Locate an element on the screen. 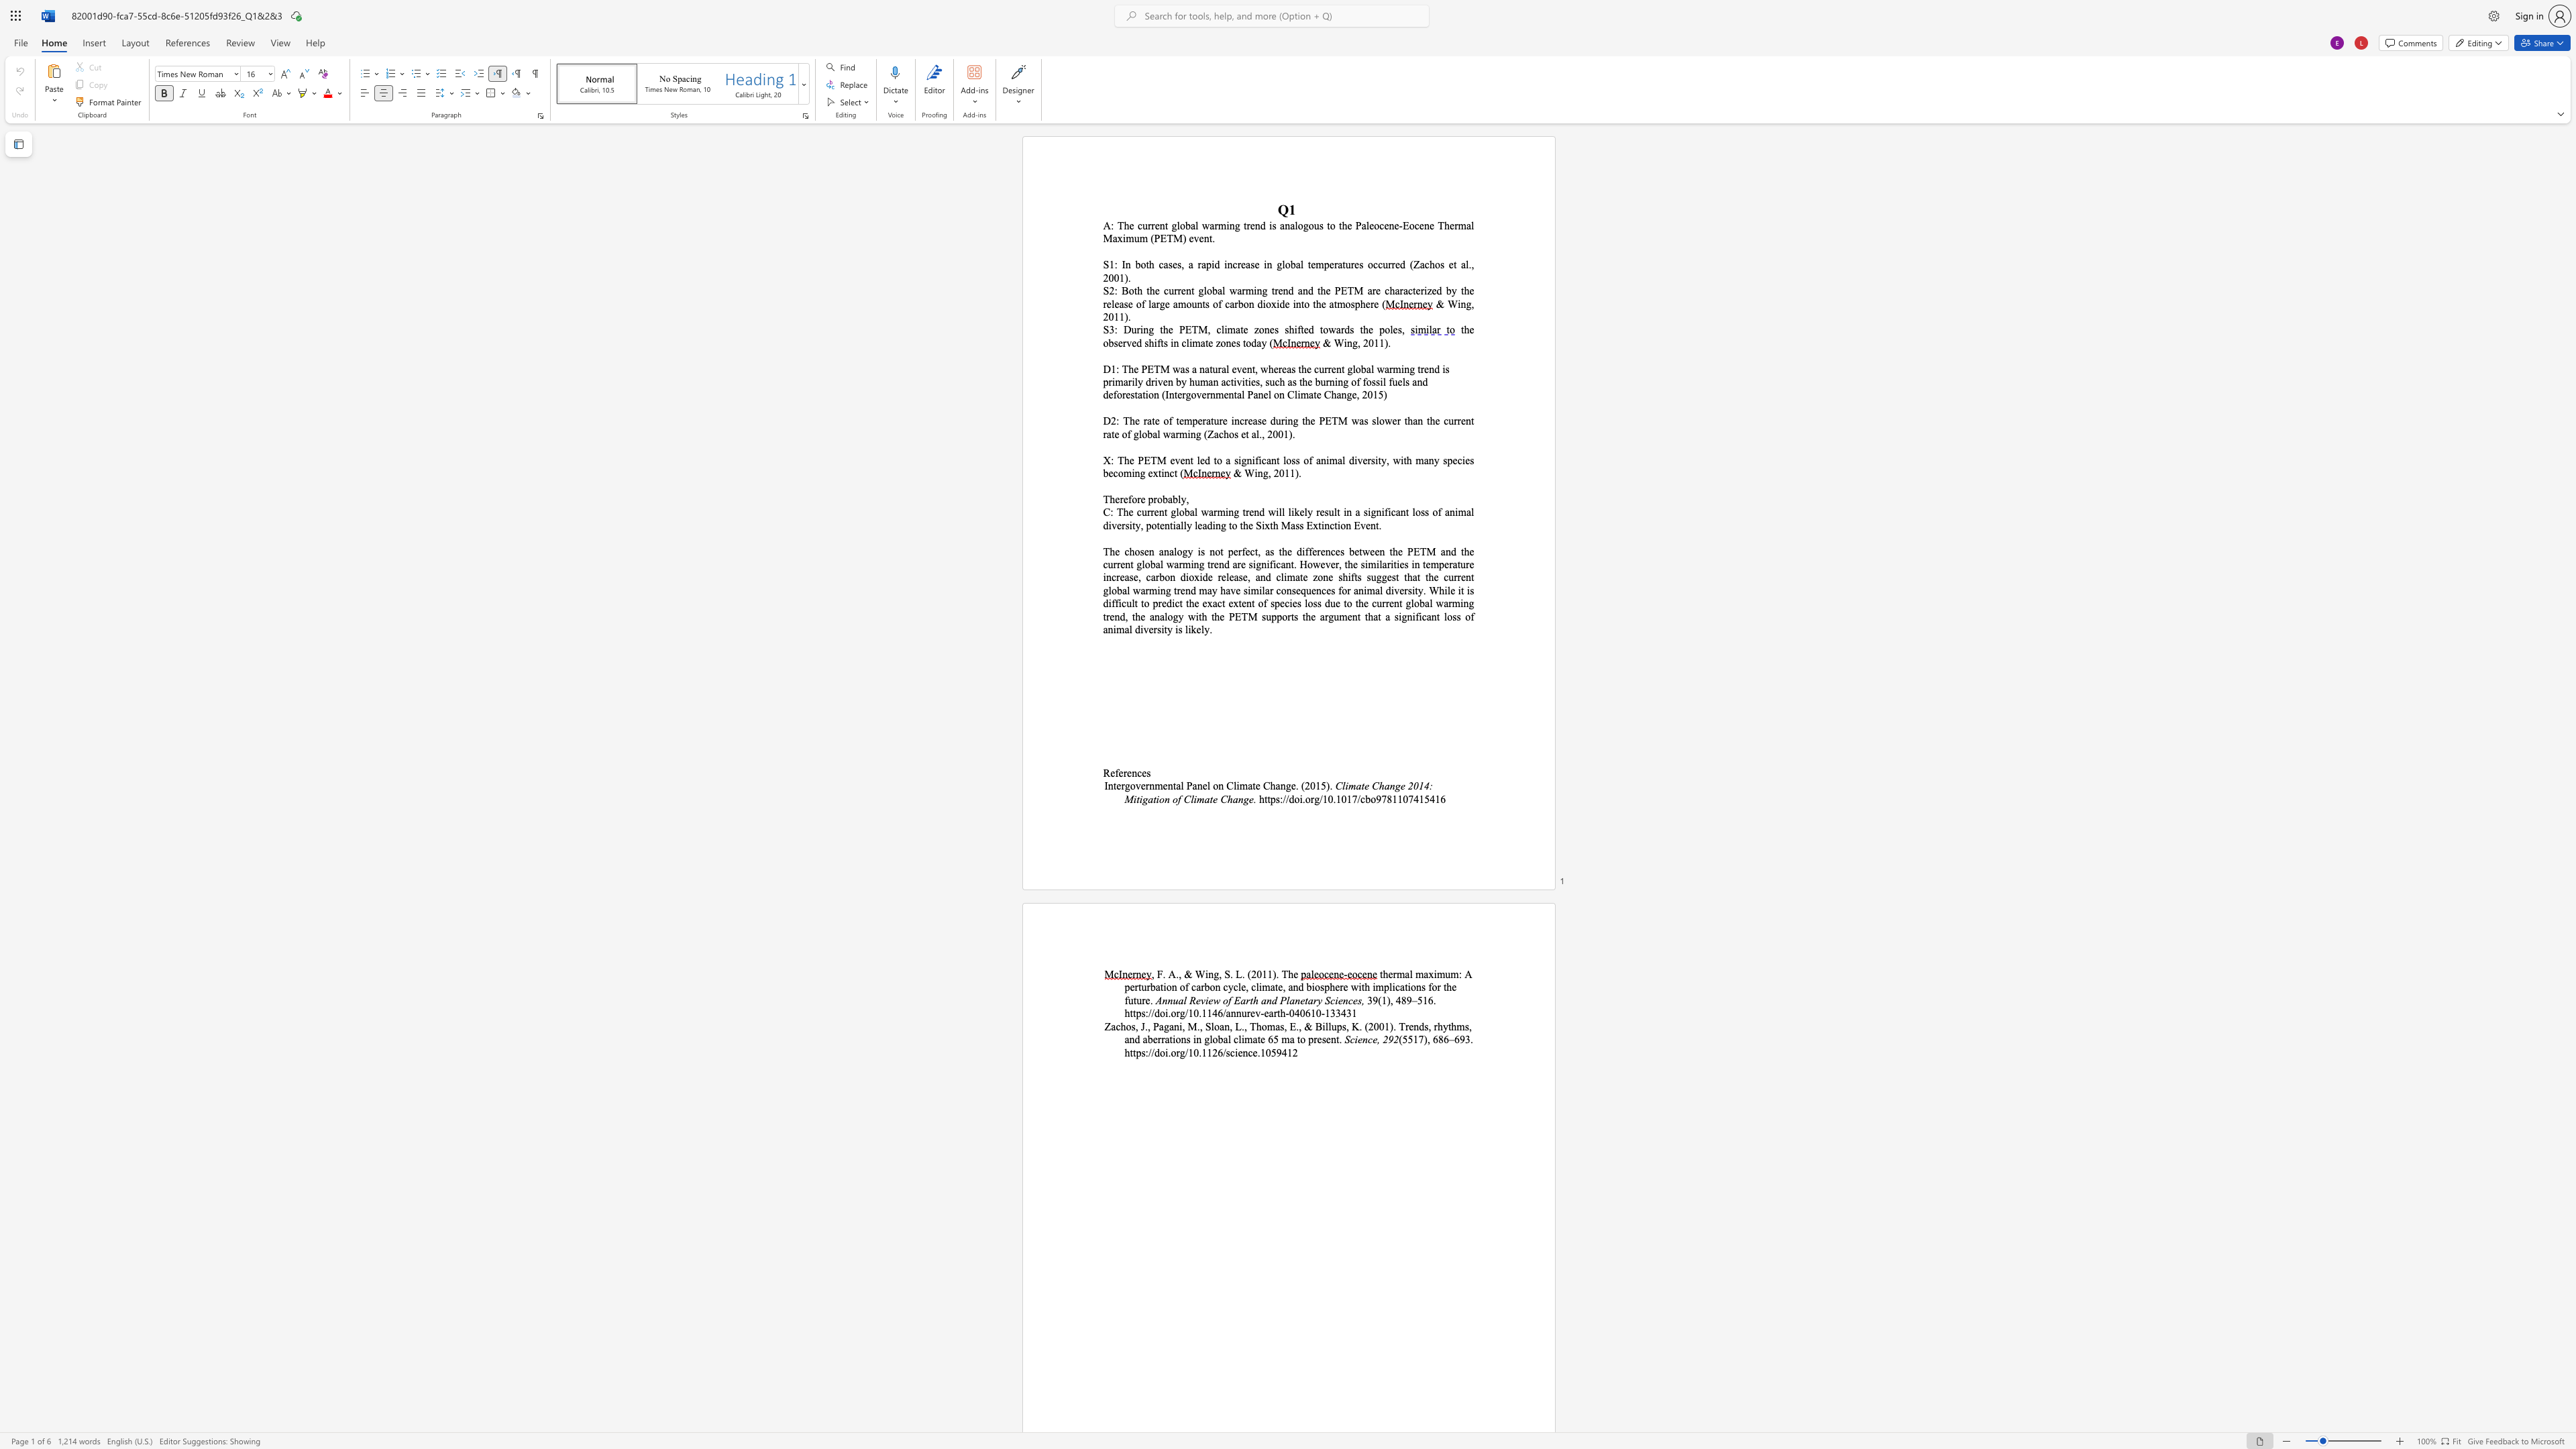 The image size is (2576, 1449). the subset text "2015)." within the text "Intergovernmental Panel on Climate Change. (2015)." is located at coordinates (1304, 784).